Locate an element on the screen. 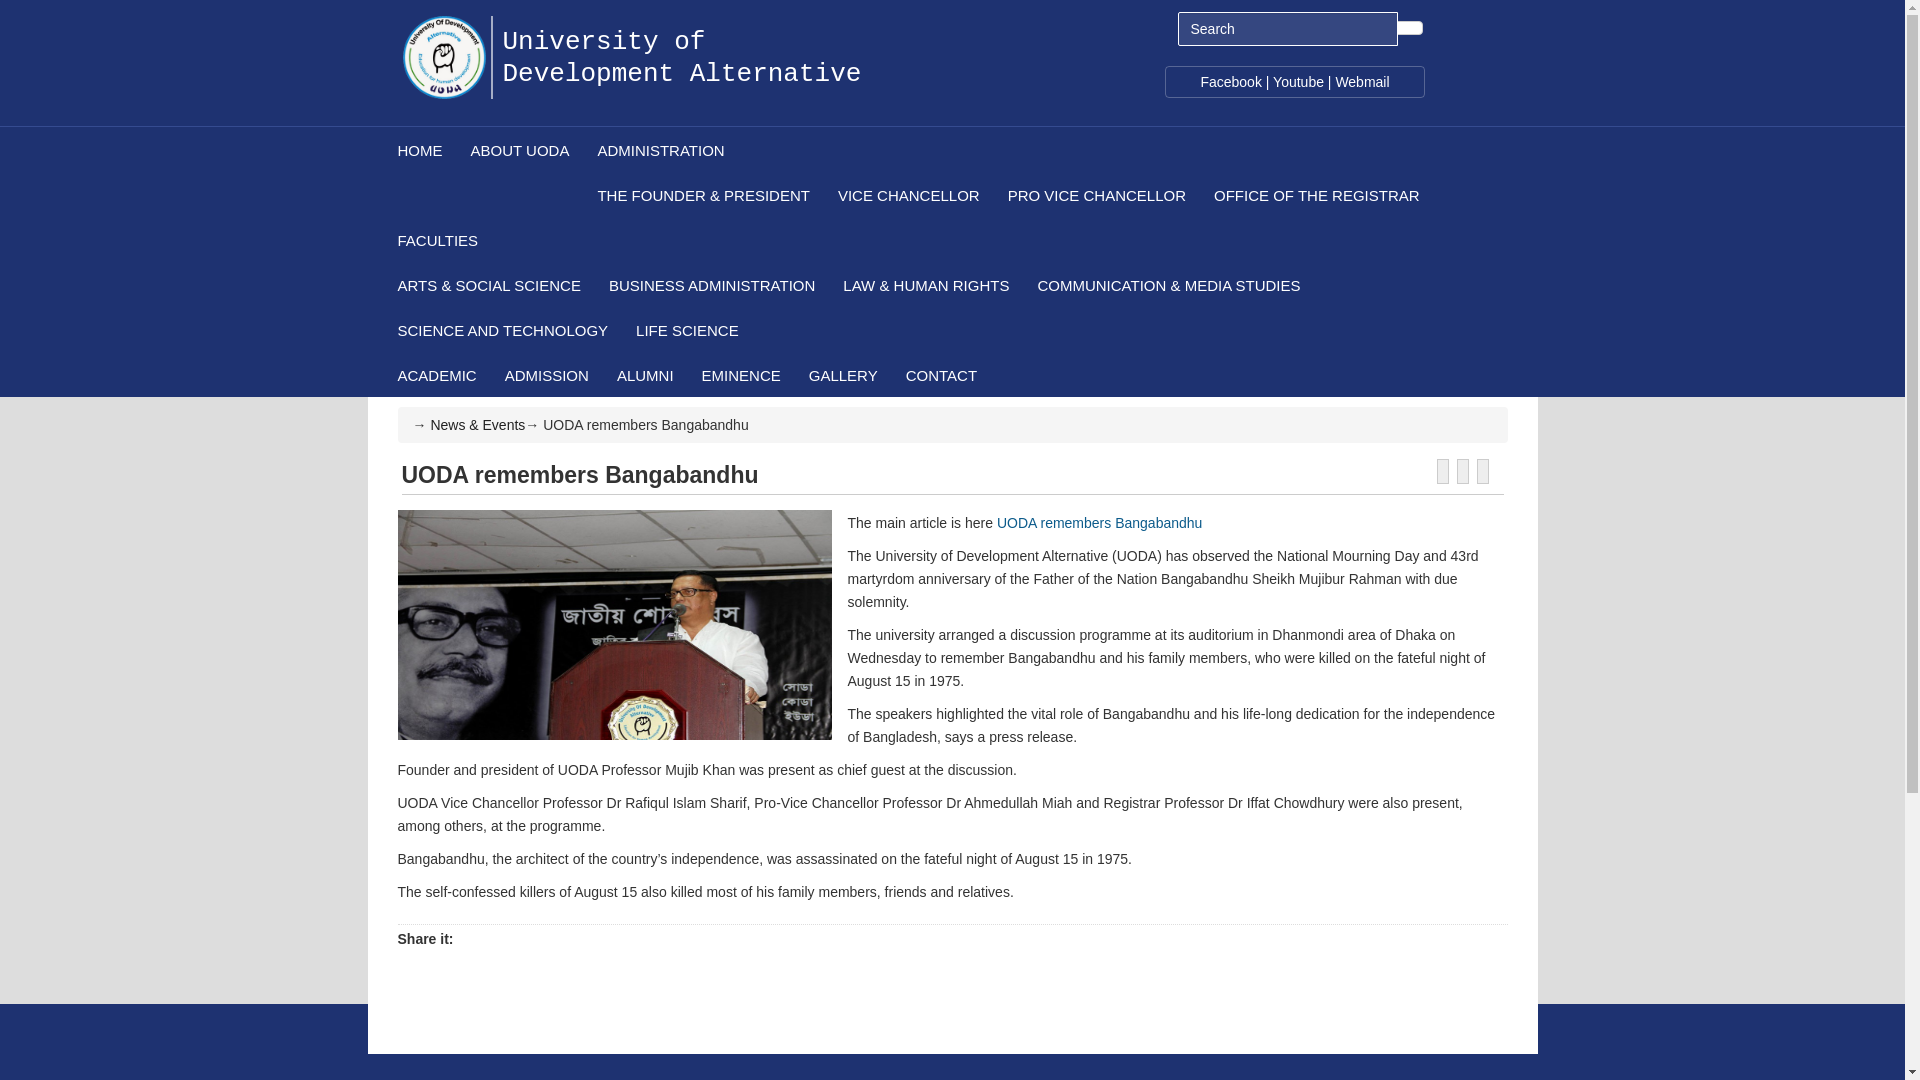 This screenshot has height=1080, width=1920. 'University of is located at coordinates (681, 42).